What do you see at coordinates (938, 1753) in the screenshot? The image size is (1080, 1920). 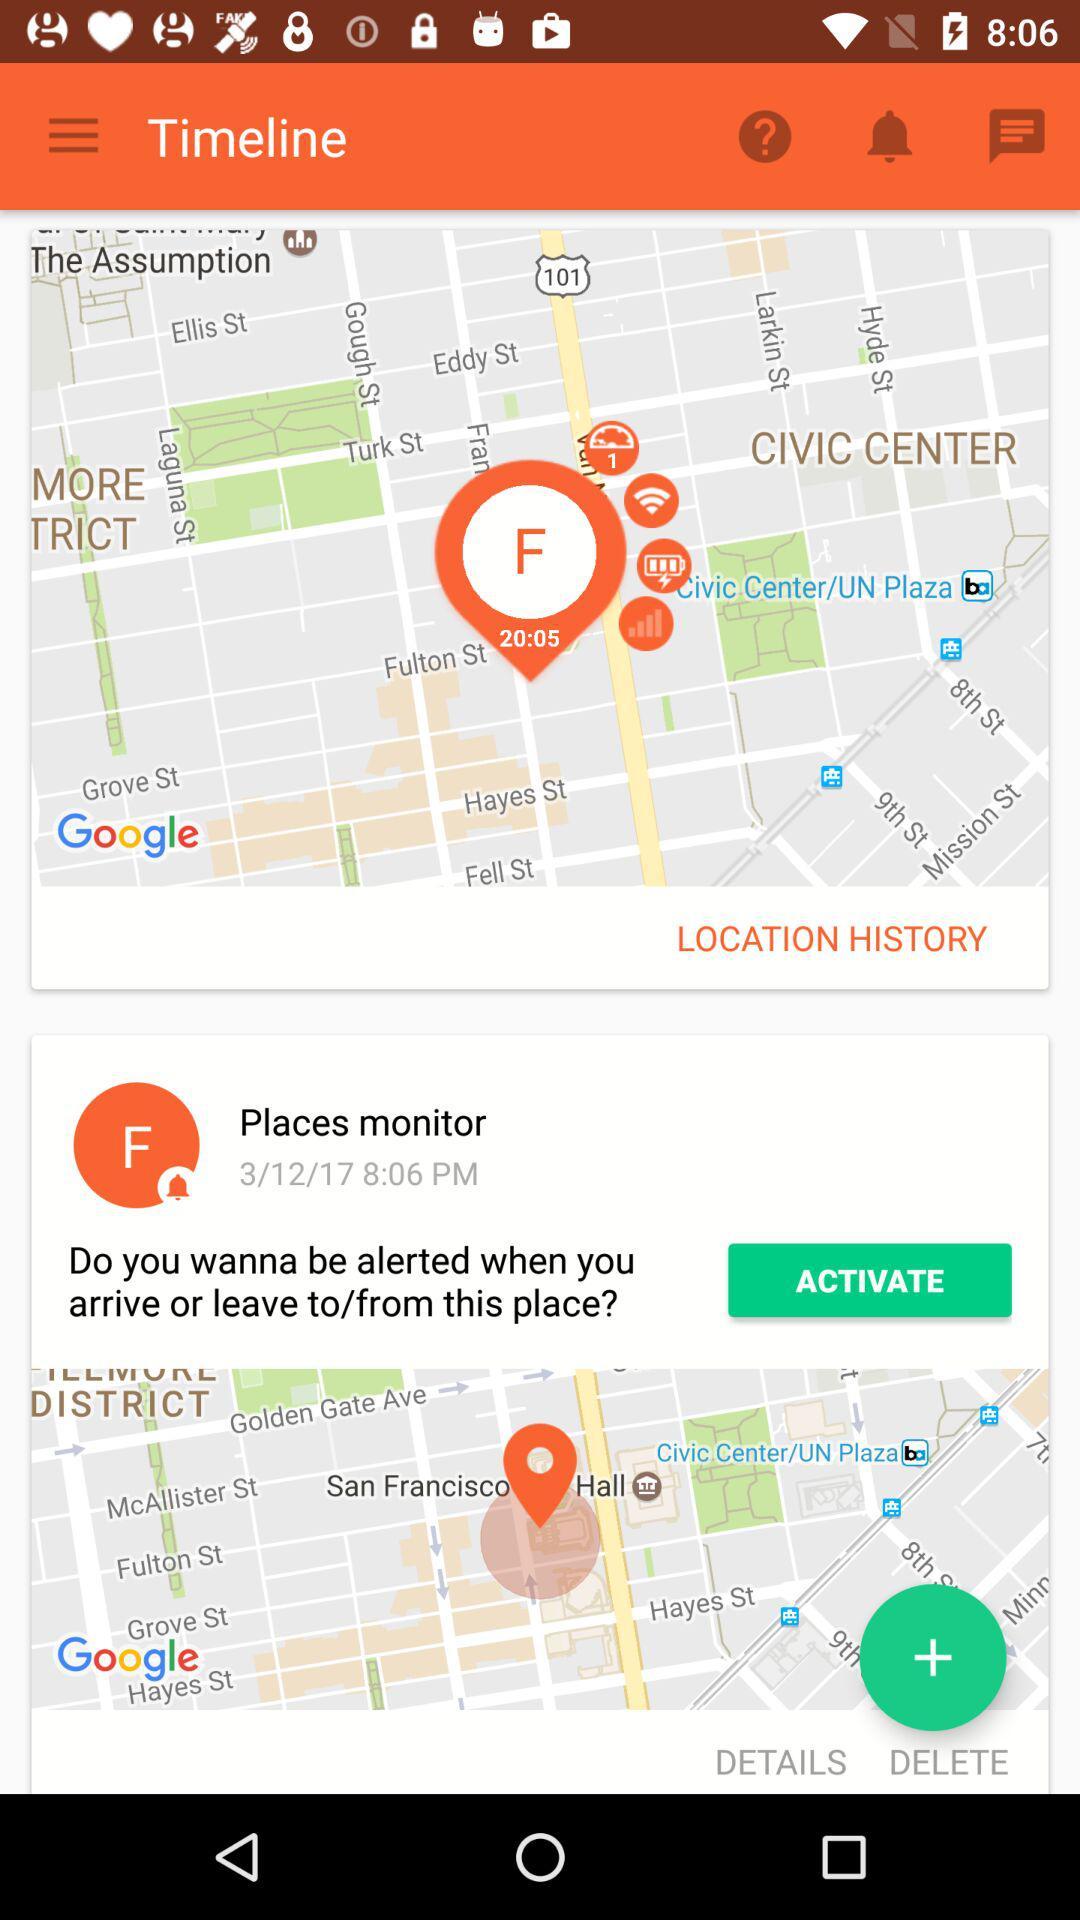 I see `the delete item` at bounding box center [938, 1753].